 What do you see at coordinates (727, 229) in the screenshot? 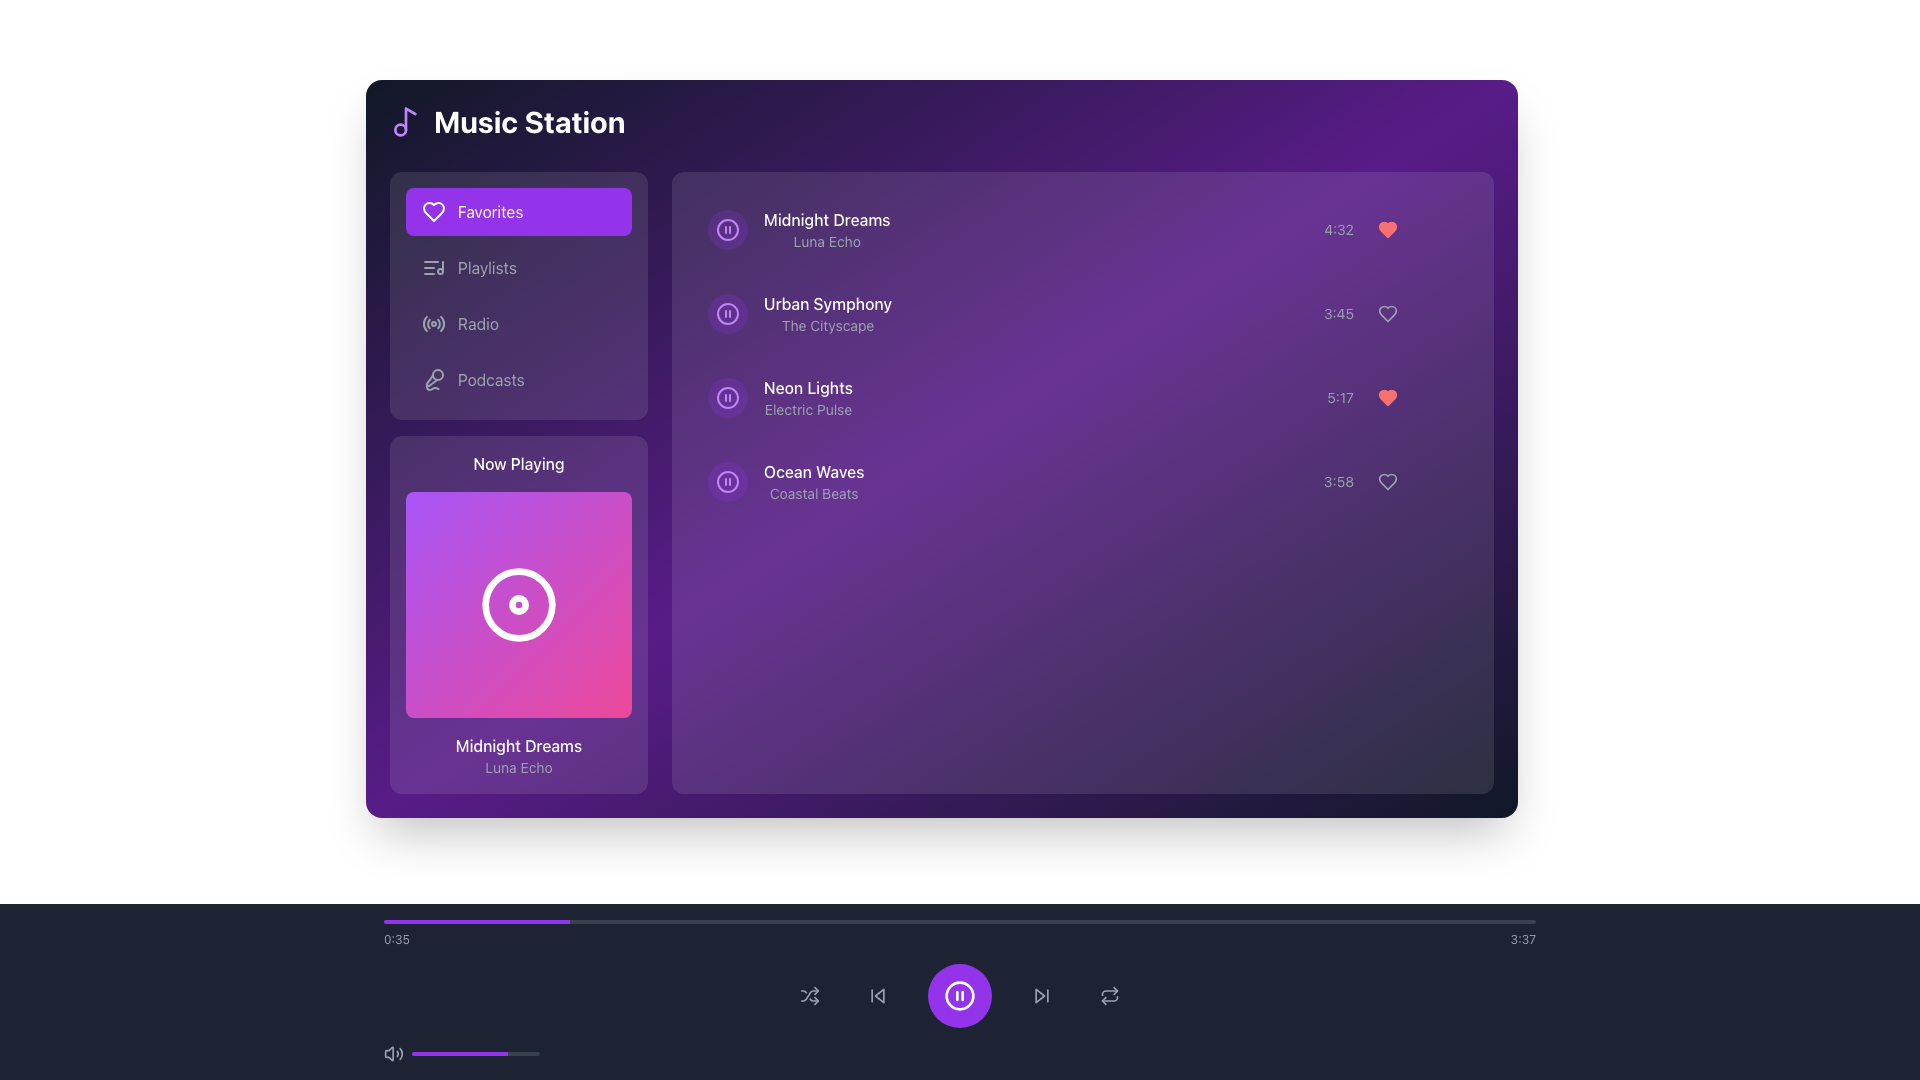
I see `the circular button with a purple filled background and a pause symbol icon, located` at bounding box center [727, 229].